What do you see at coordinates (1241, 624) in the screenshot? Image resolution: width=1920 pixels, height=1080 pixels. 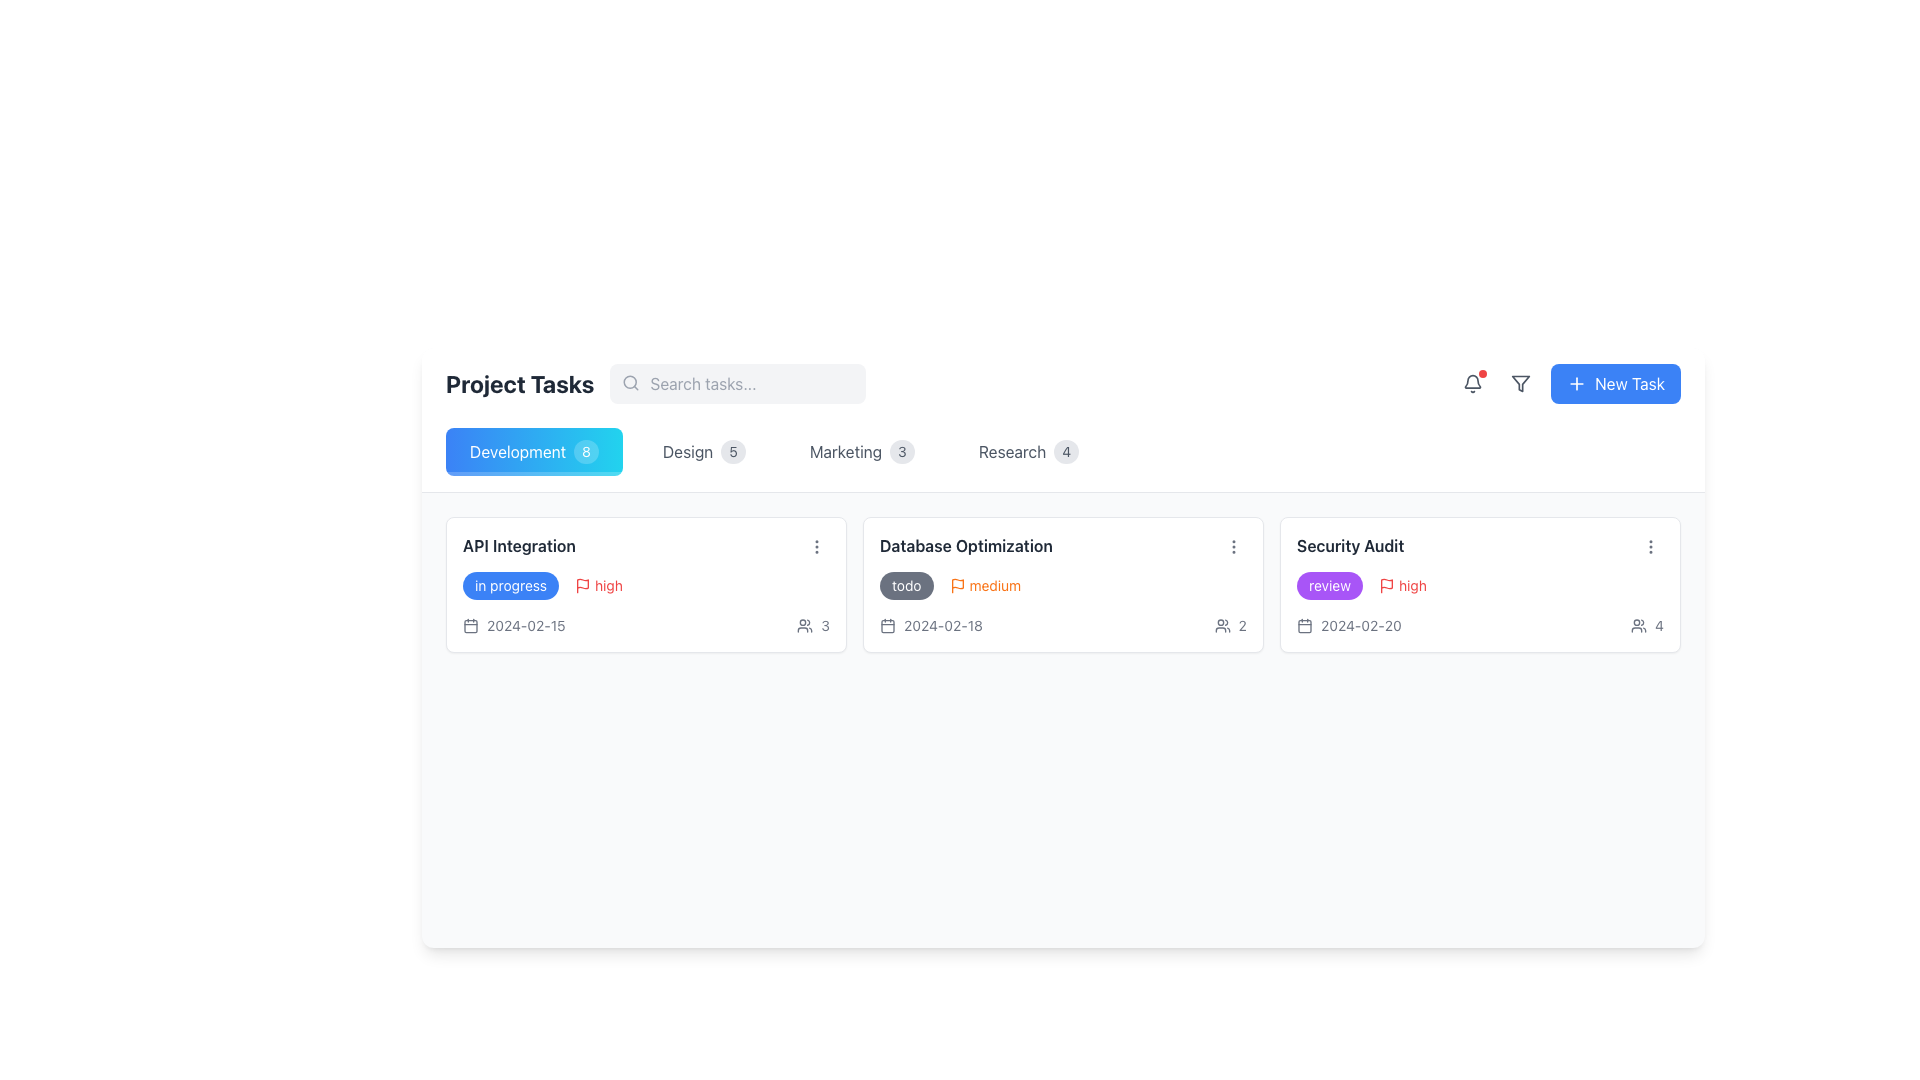 I see `numeral '2' displayed in a clear, sans-serif font, located in the 'Security Audit' task card, directly to the right of the user icon` at bounding box center [1241, 624].